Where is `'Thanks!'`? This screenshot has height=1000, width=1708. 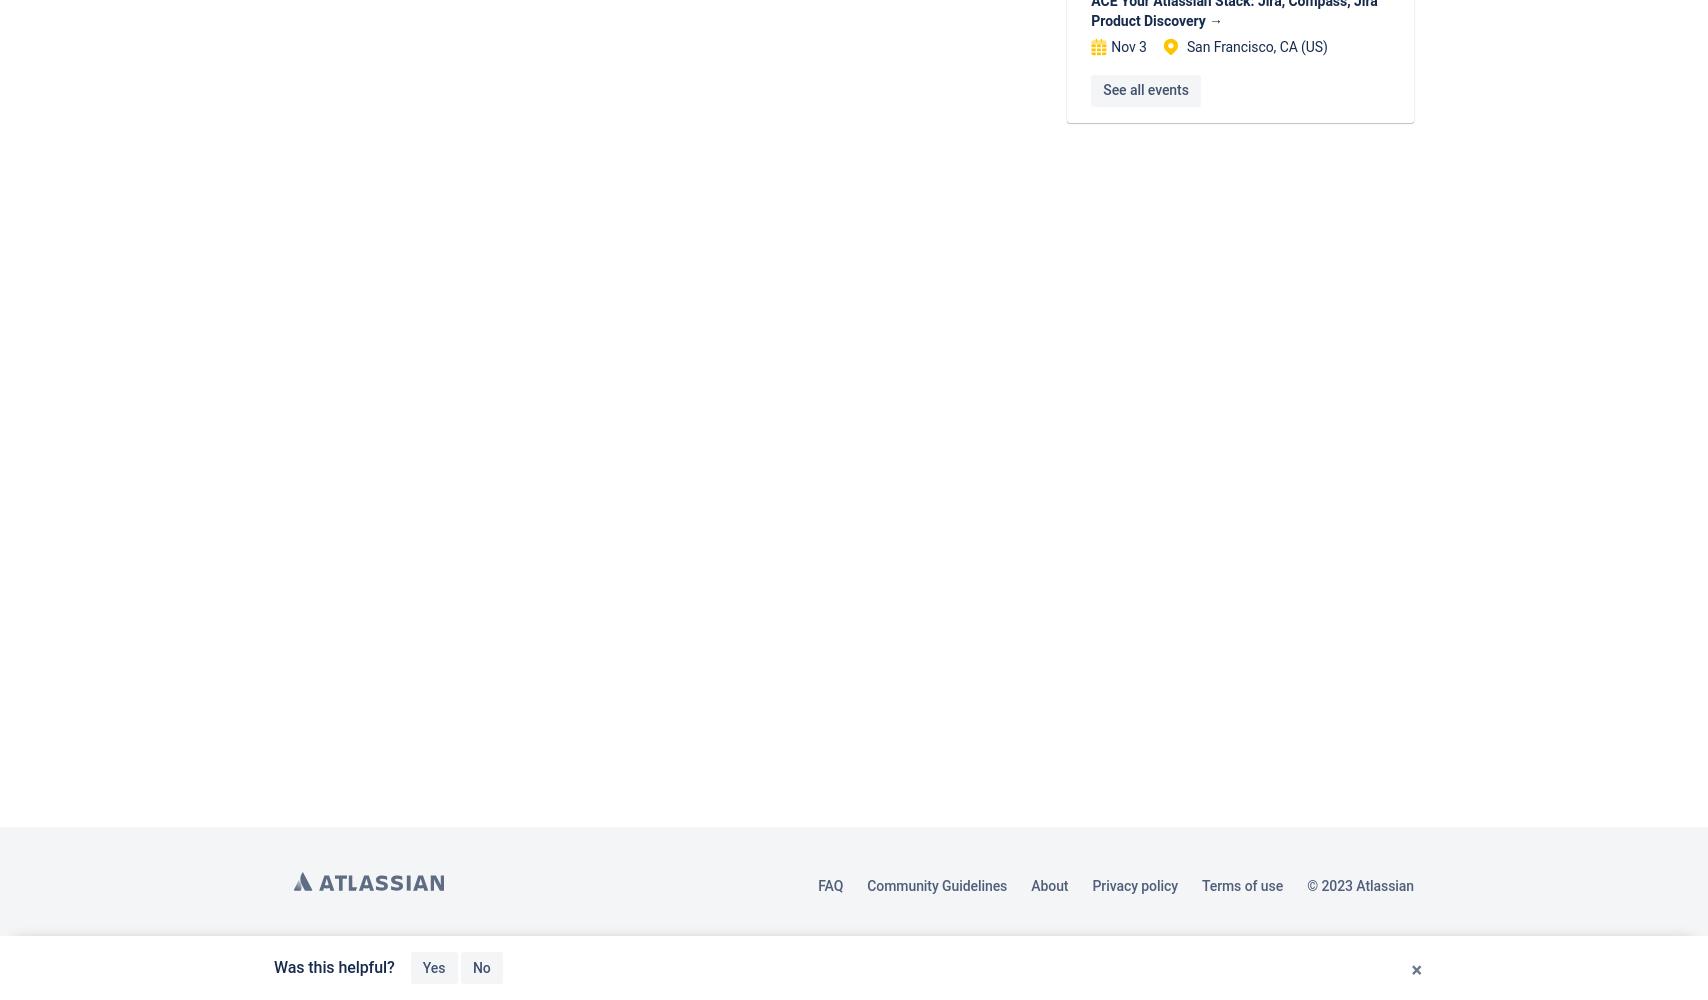
'Thanks!' is located at coordinates (497, 966).